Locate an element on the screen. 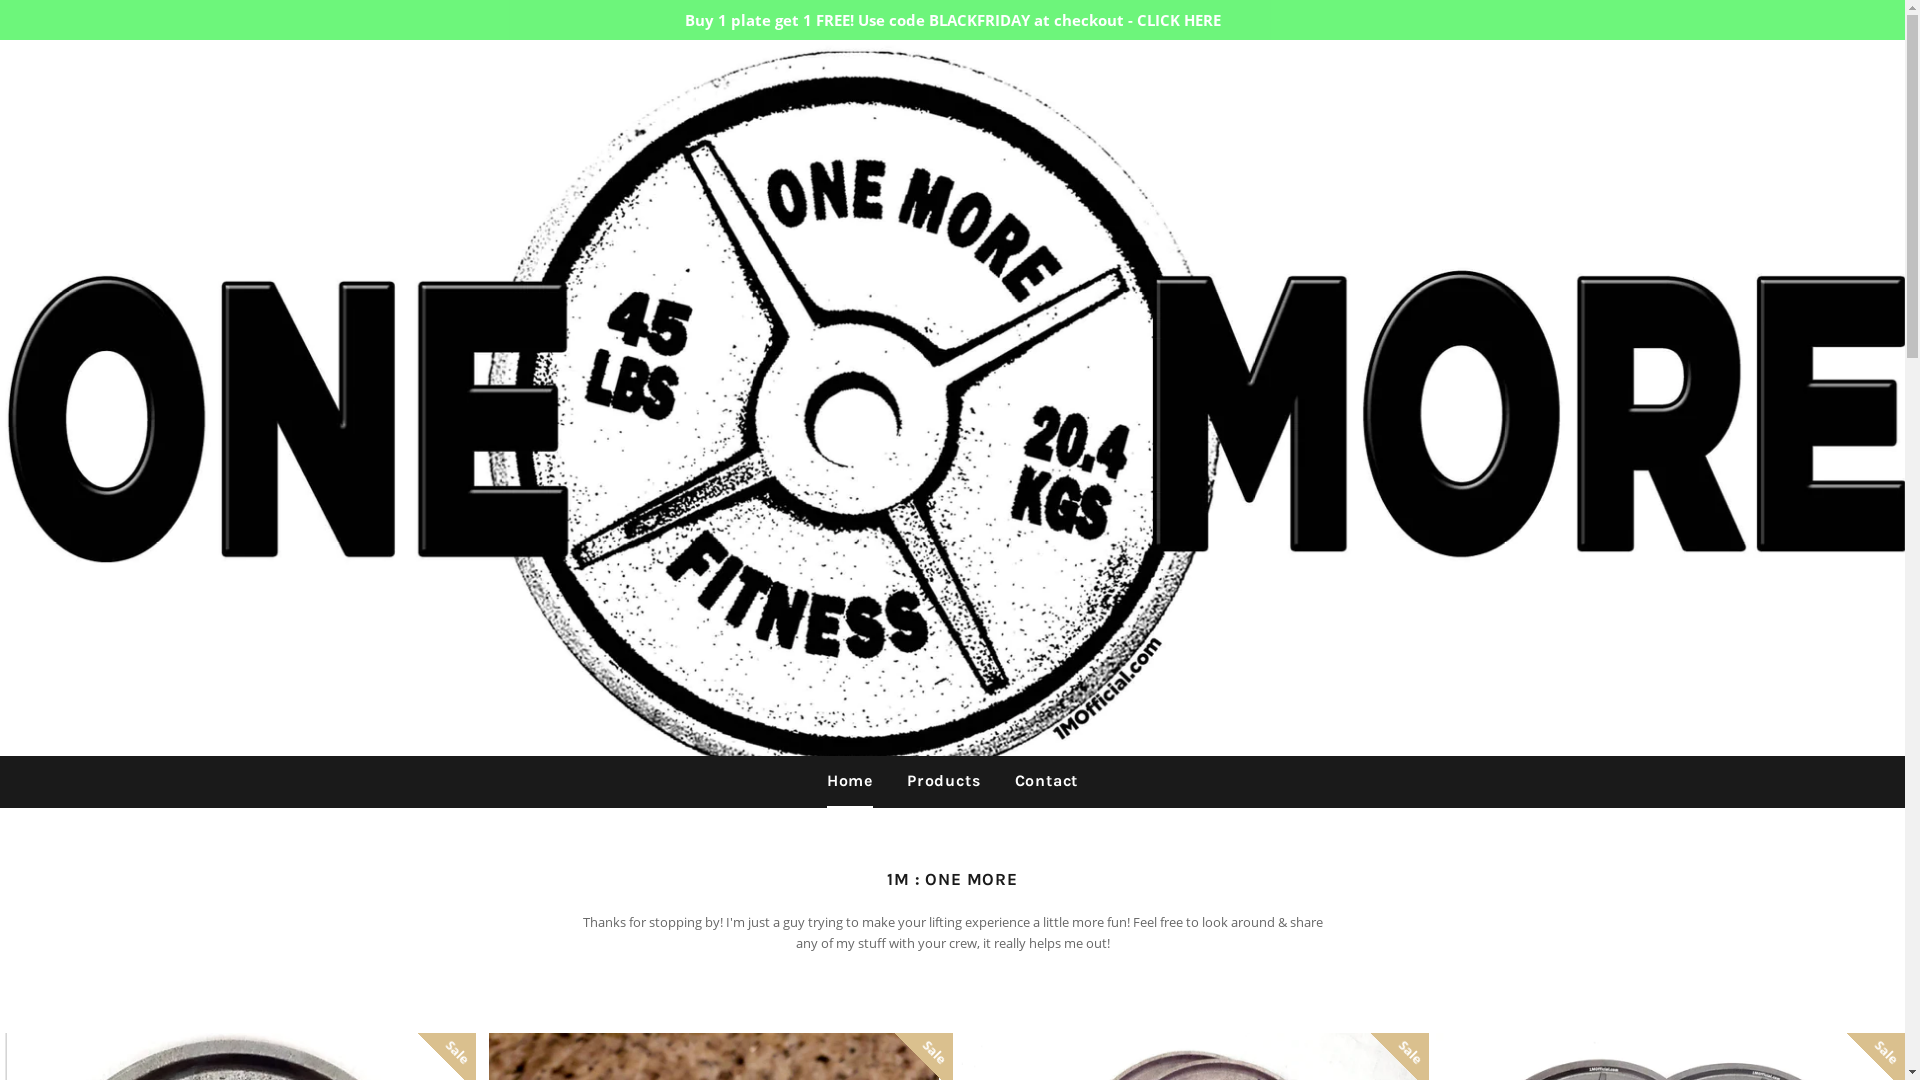  'Search' is located at coordinates (1828, 71).